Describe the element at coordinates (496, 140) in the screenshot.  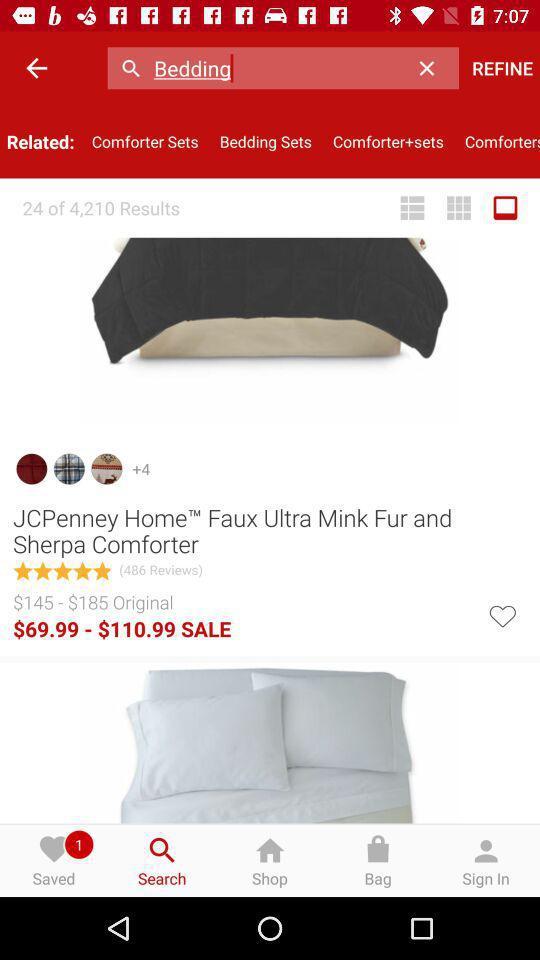
I see `item to the right of the comforter+sets item` at that location.